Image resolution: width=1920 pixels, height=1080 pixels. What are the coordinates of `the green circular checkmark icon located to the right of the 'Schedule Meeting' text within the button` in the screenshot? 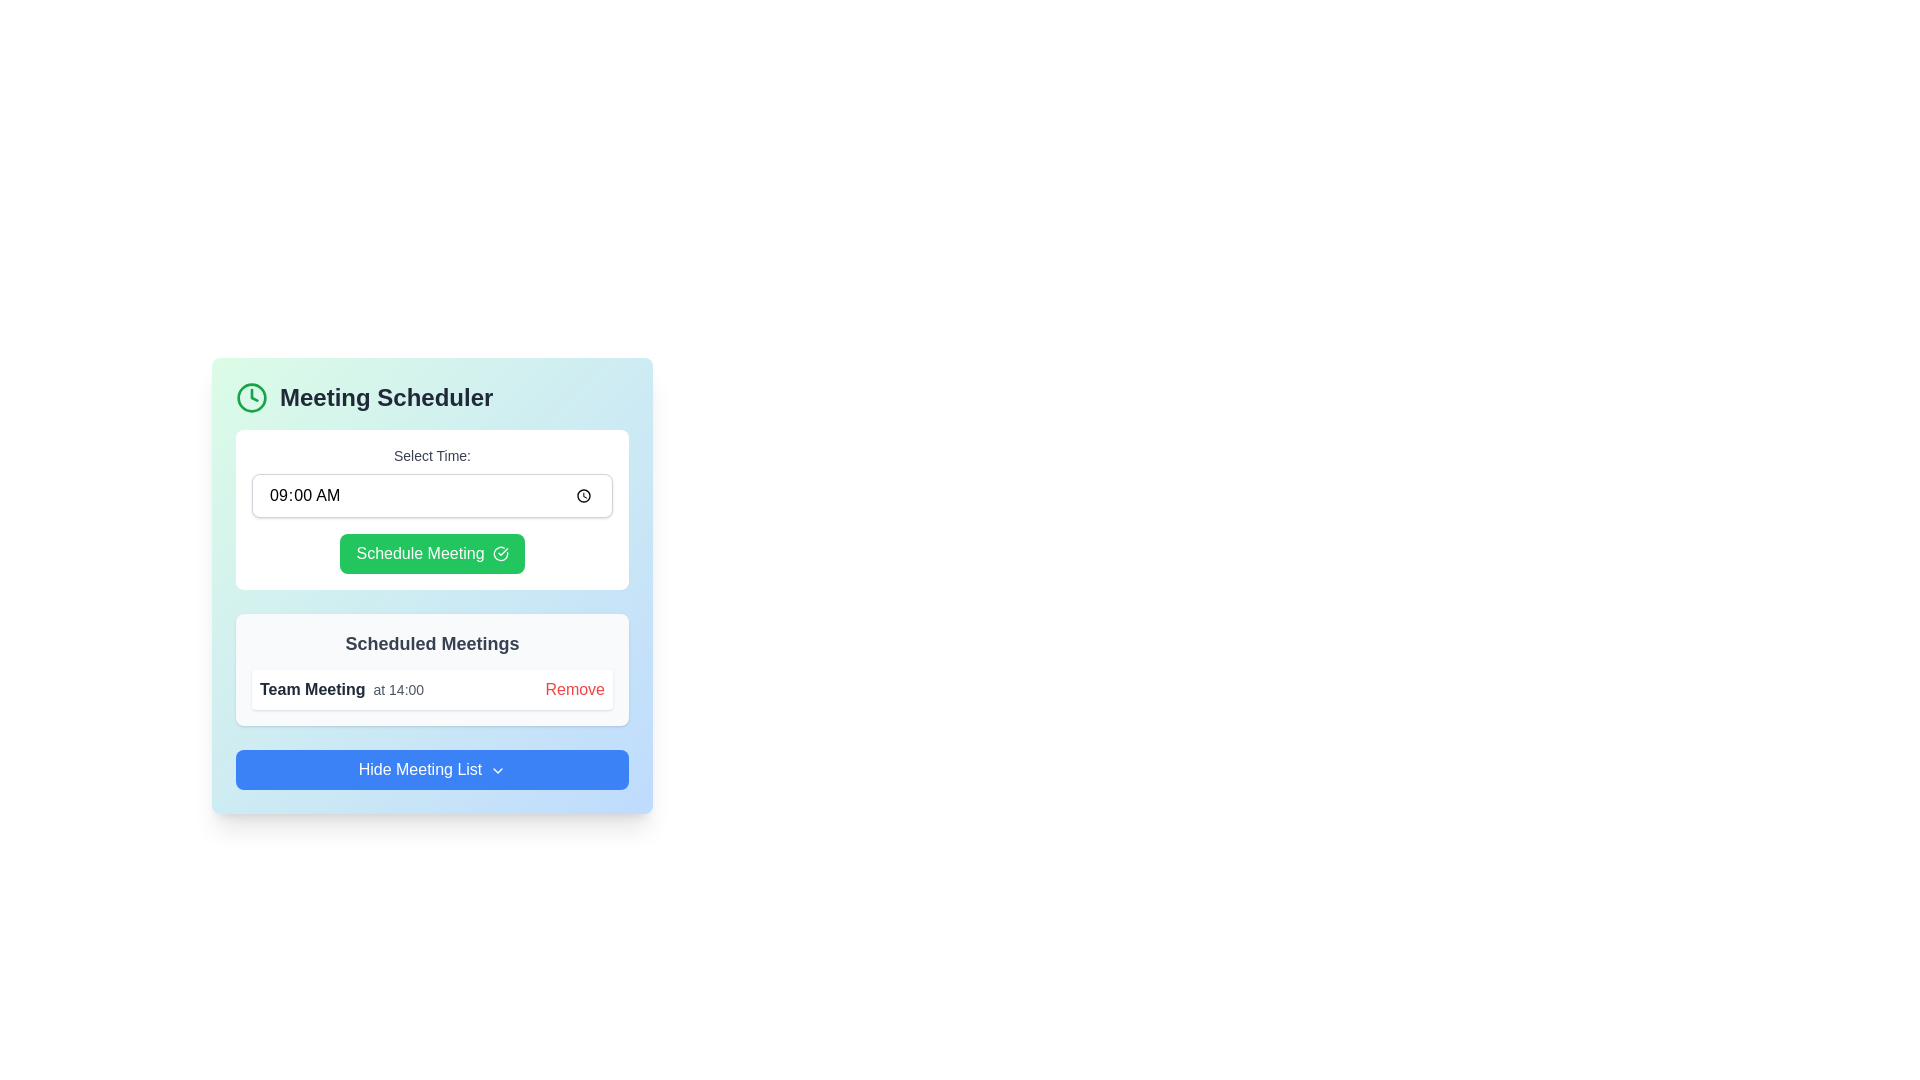 It's located at (500, 554).